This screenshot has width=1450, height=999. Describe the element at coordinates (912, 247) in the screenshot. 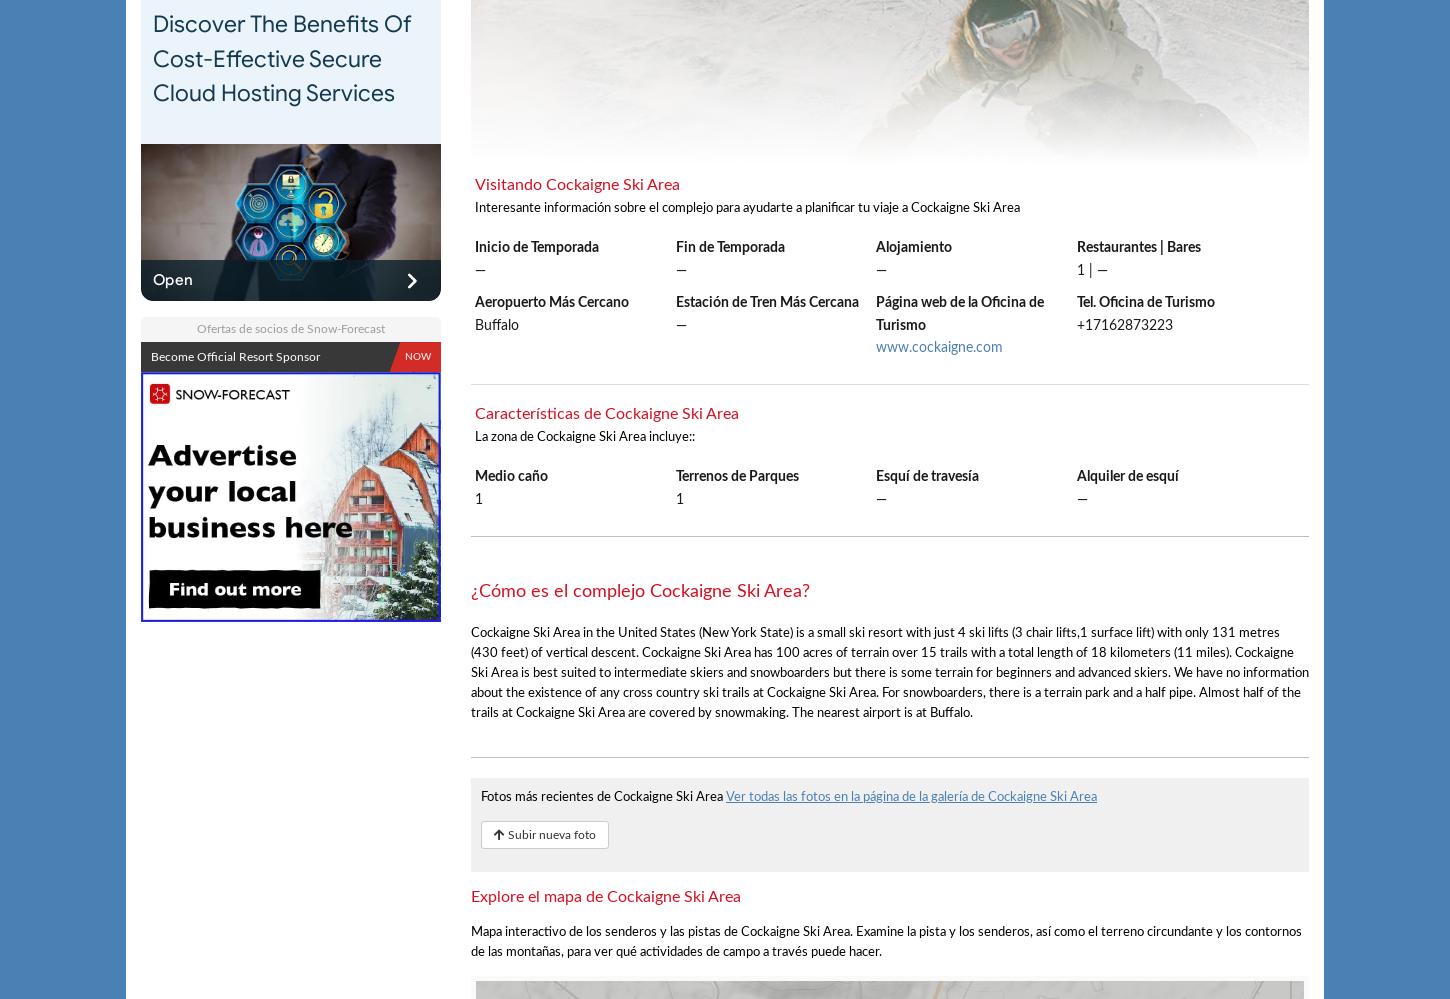

I see `'Alojamiento'` at that location.